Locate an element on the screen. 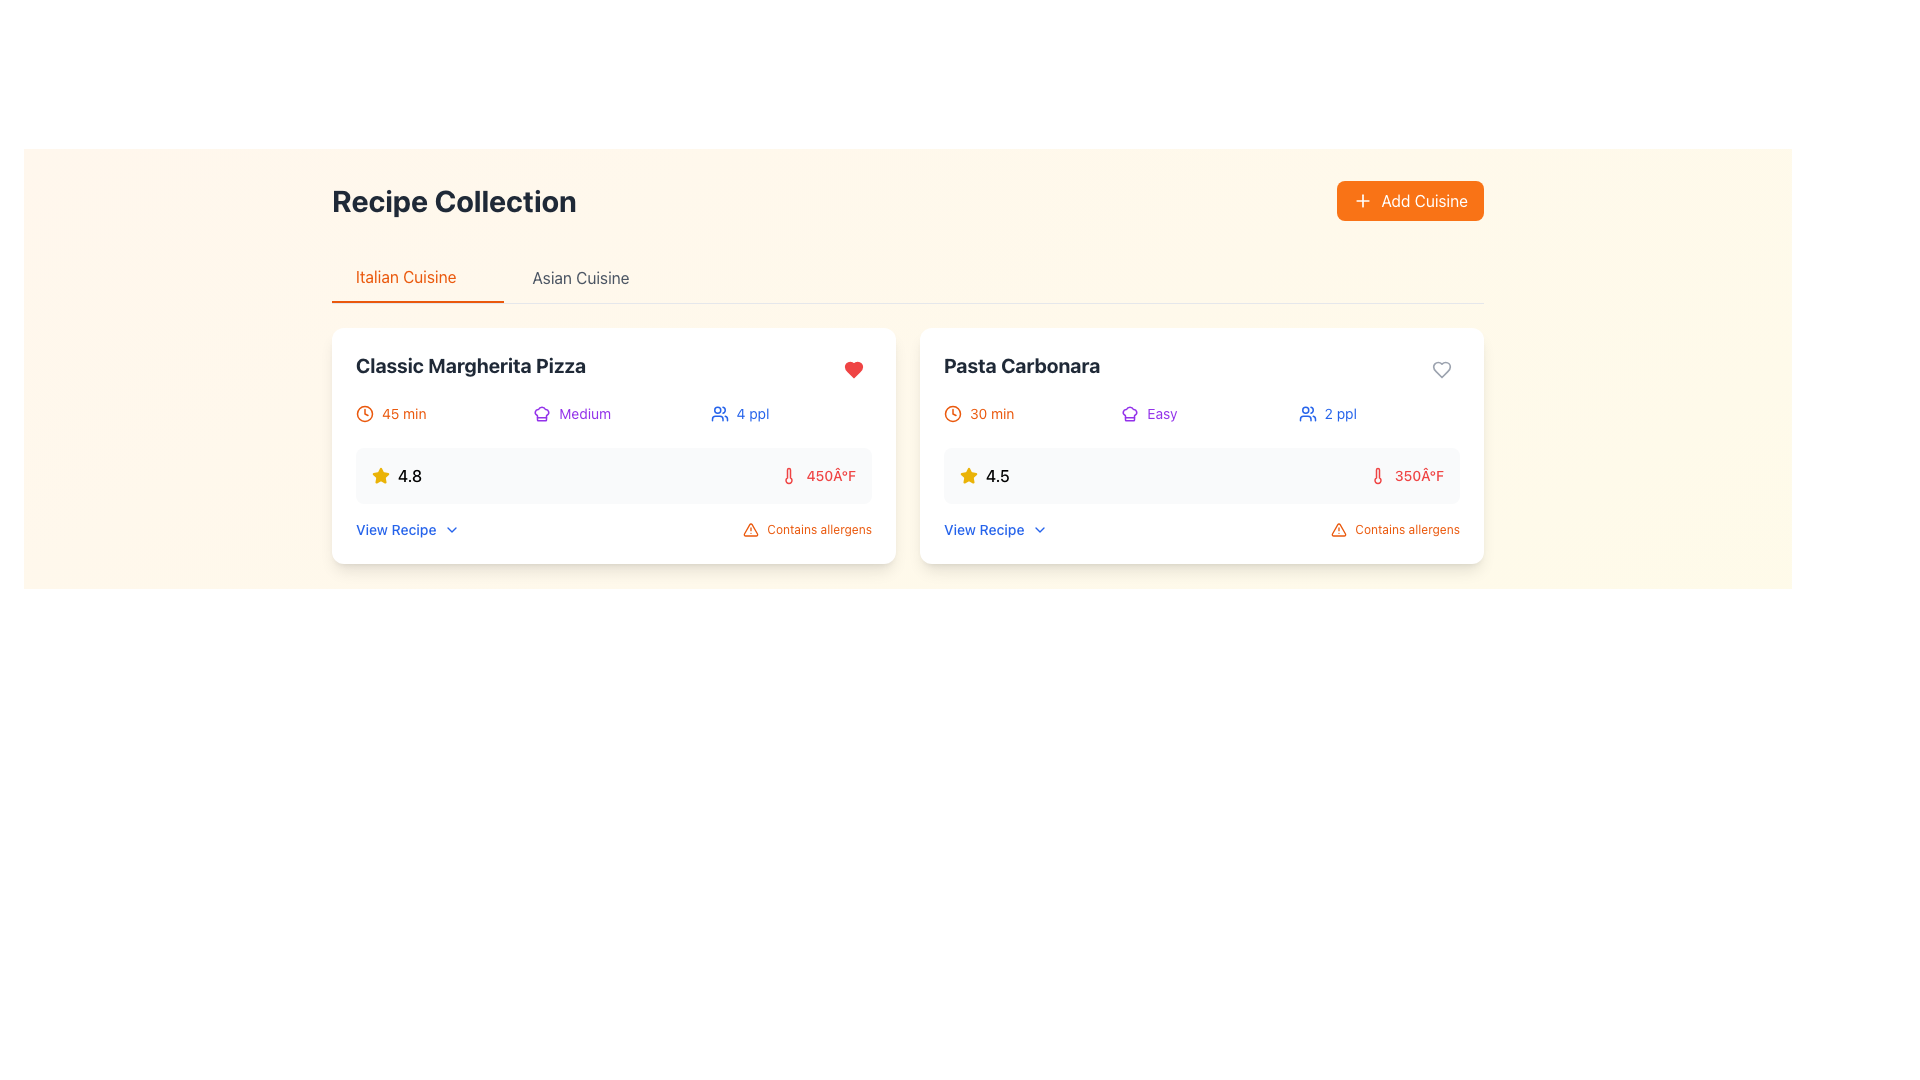 The image size is (1920, 1080). the decorative icon for the 'Add Cuisine' button located at the top right corner of the application interface to focus on the button is located at coordinates (1362, 200).